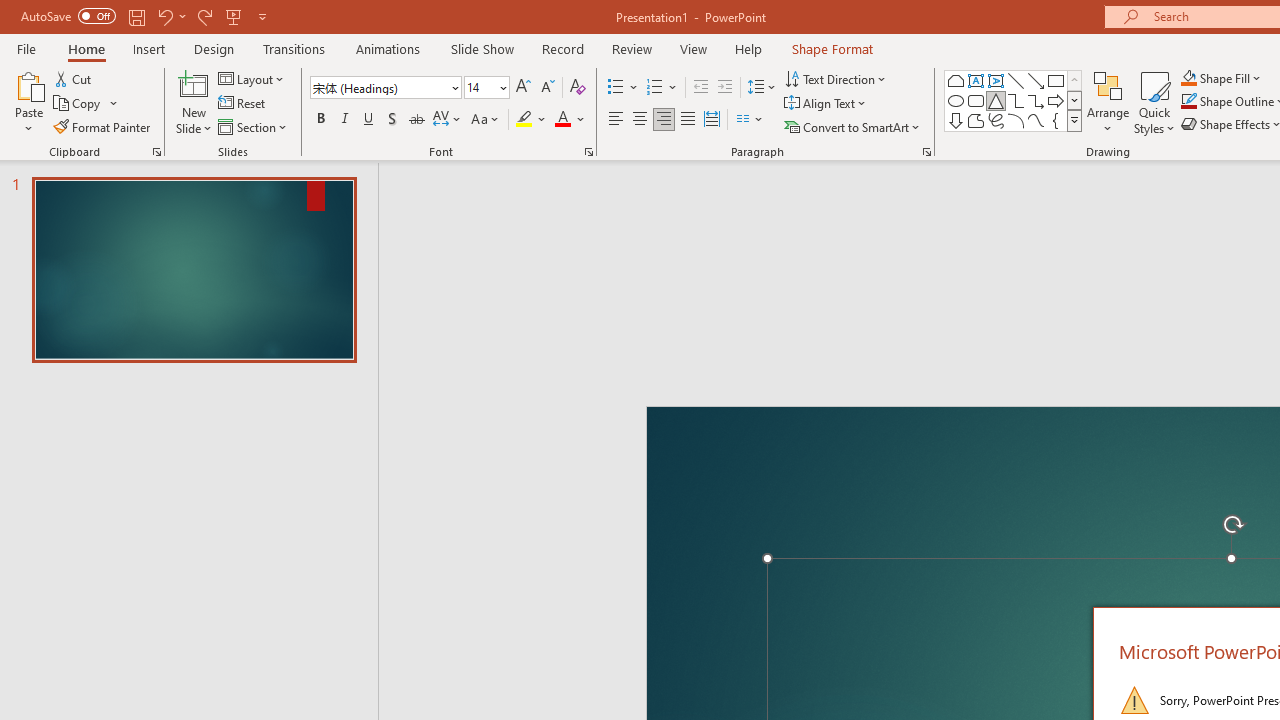 This screenshot has width=1280, height=720. What do you see at coordinates (1134, 698) in the screenshot?
I see `'Warning Icon'` at bounding box center [1134, 698].